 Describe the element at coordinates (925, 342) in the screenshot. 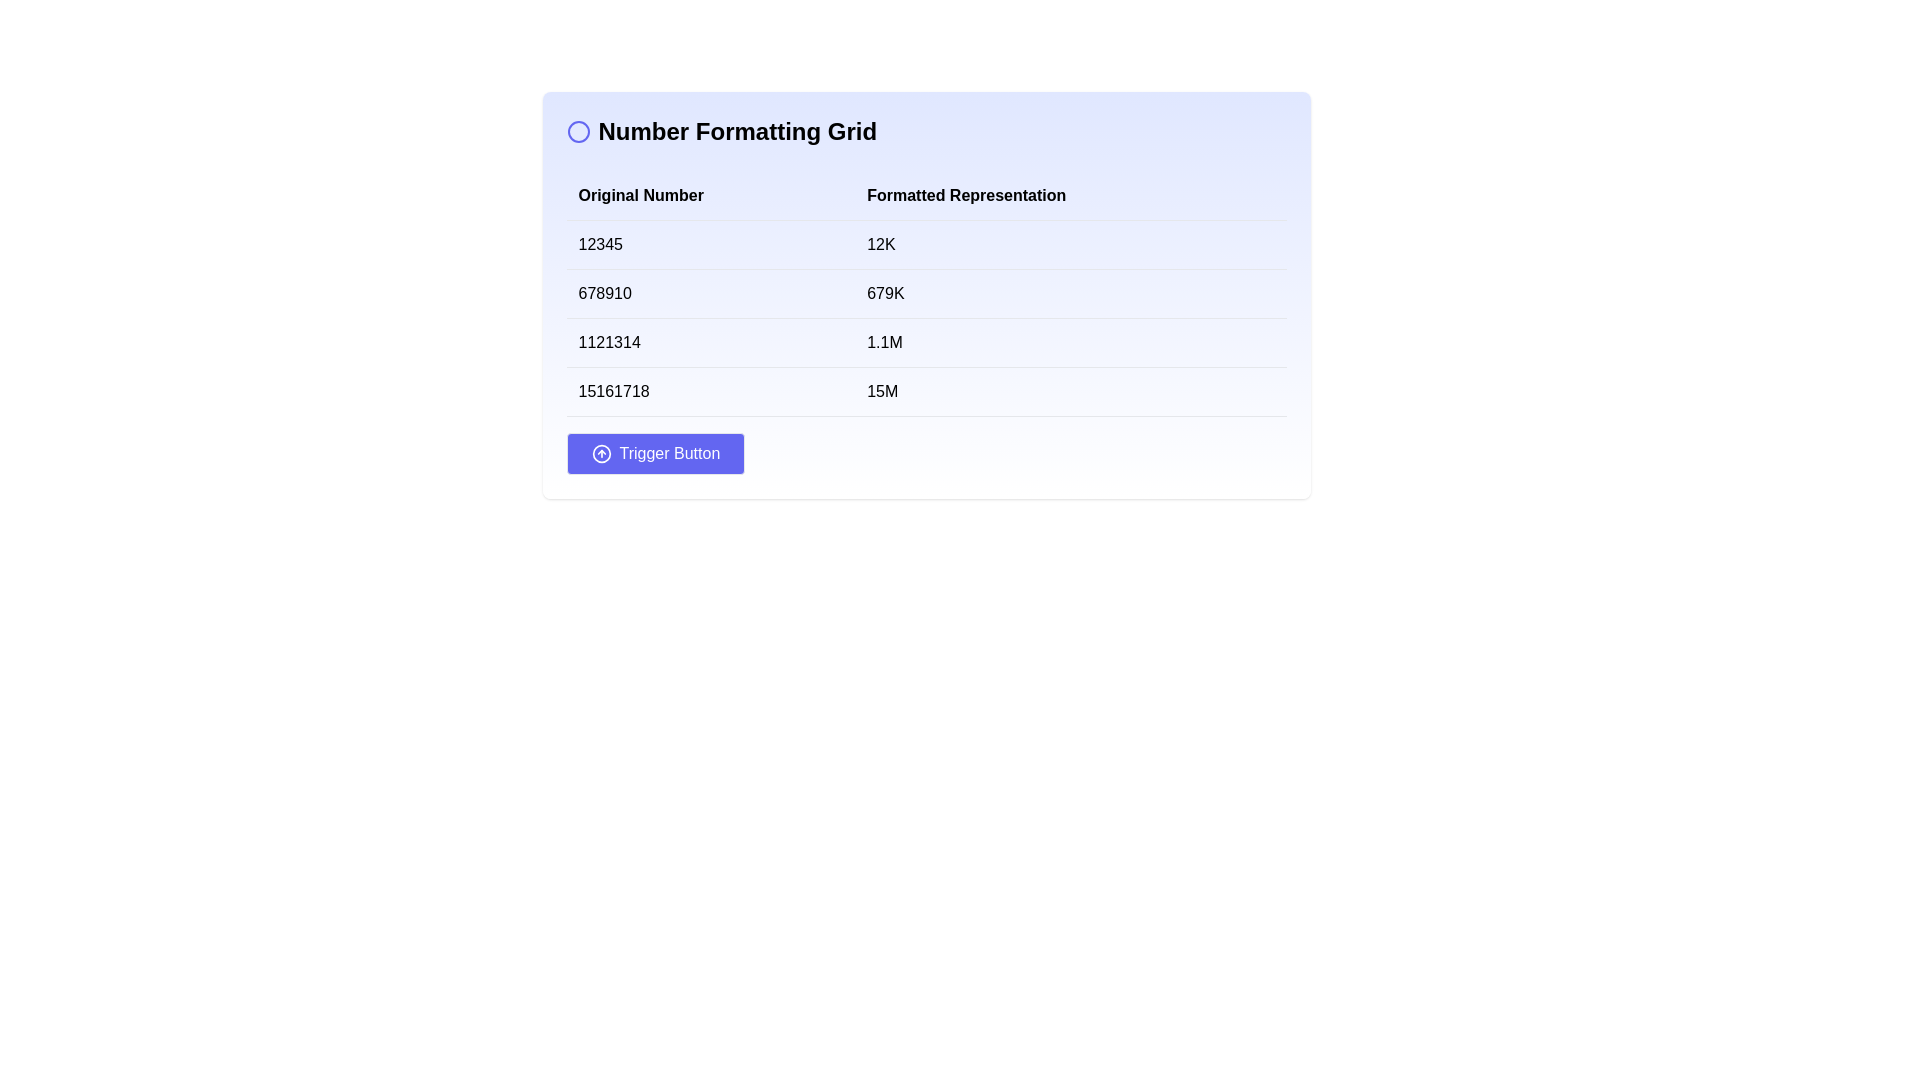

I see `the third data row in the tabular format, which contains the components '1121314' and '1.1M'` at that location.